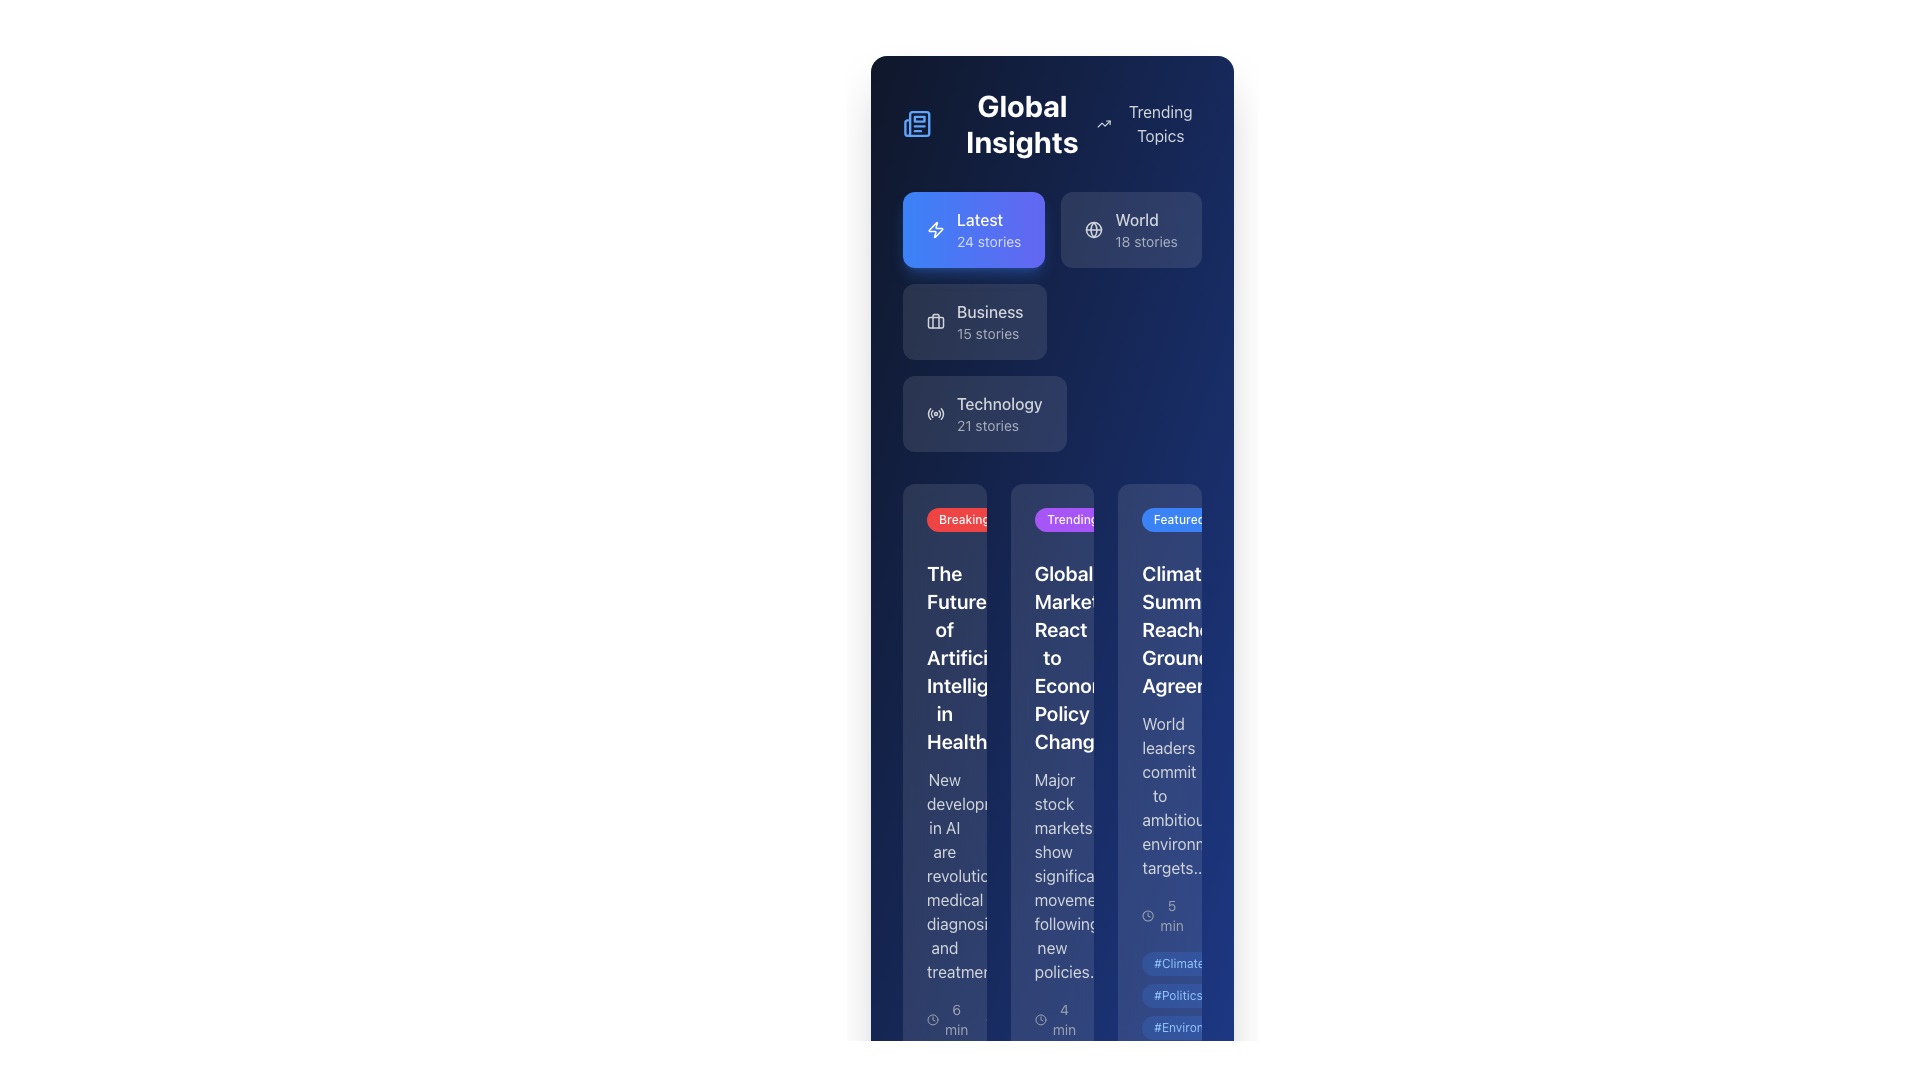 Image resolution: width=1920 pixels, height=1080 pixels. I want to click on displayed reading time text '5 min' located at the bottom of the third news card in the footer area, which includes a clock icon, so click(1229, 915).